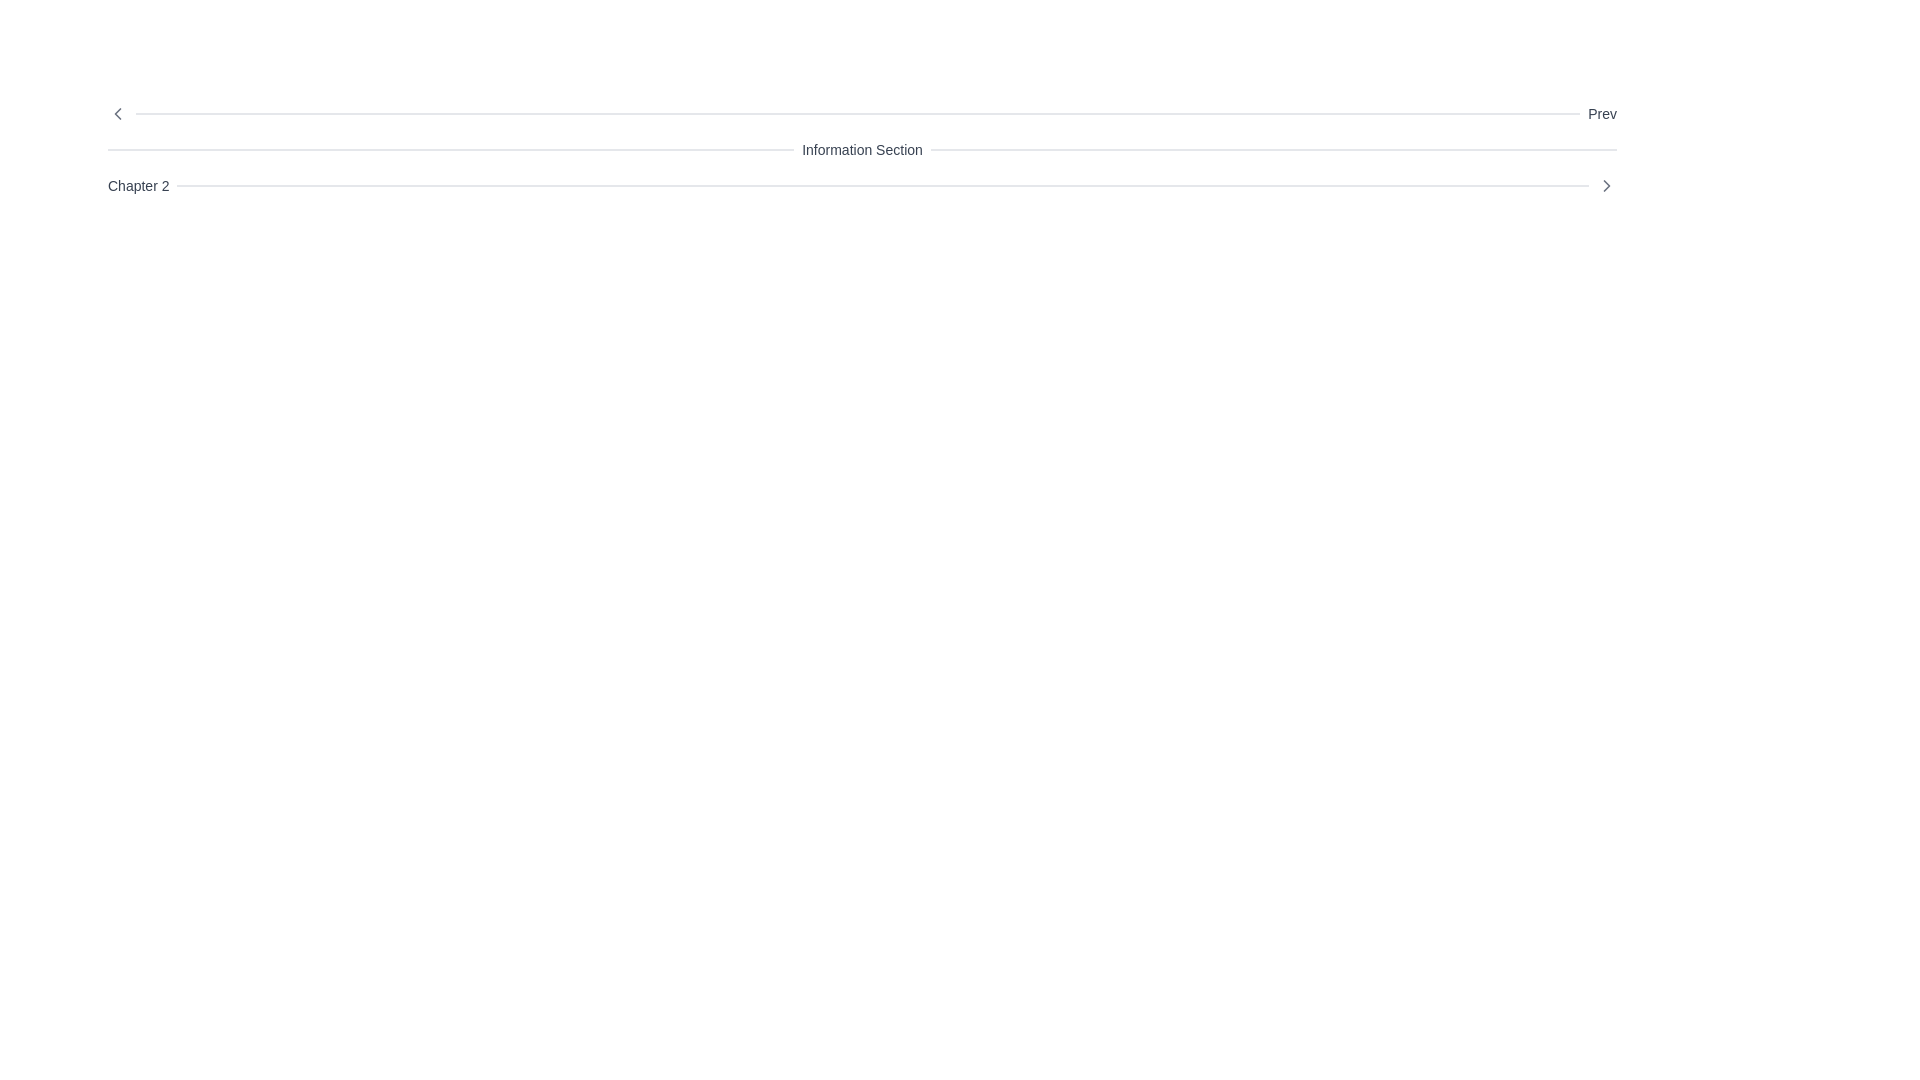 The width and height of the screenshot is (1920, 1080). Describe the element at coordinates (137, 185) in the screenshot. I see `the static text label displaying 'Chapter 2' which is positioned at the leftmost part of a horizontal group, aligned with a separator line to its right` at that location.